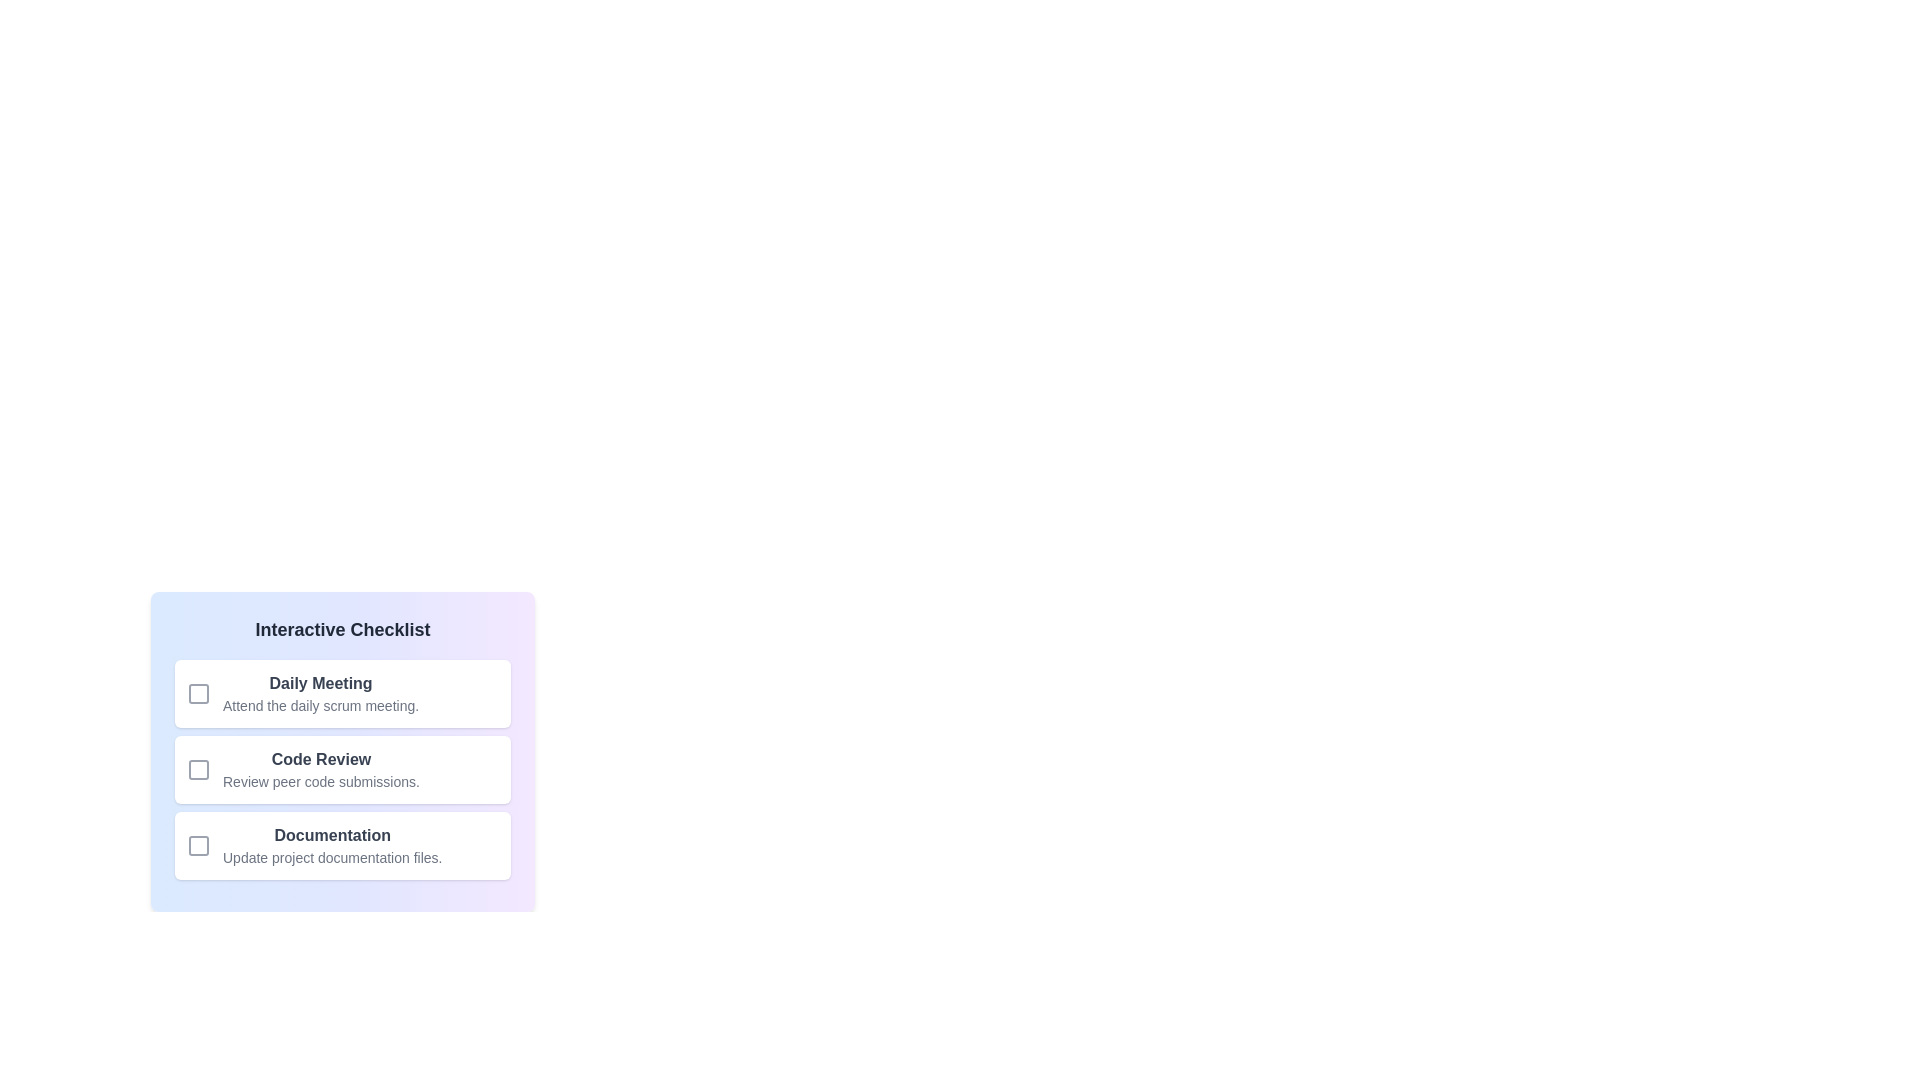 This screenshot has width=1920, height=1080. What do you see at coordinates (321, 704) in the screenshot?
I see `the informational static text that serves as a descriptive subtitle for the 'Daily Meeting' task, located in the second row of the 'Interactive Checklist'` at bounding box center [321, 704].